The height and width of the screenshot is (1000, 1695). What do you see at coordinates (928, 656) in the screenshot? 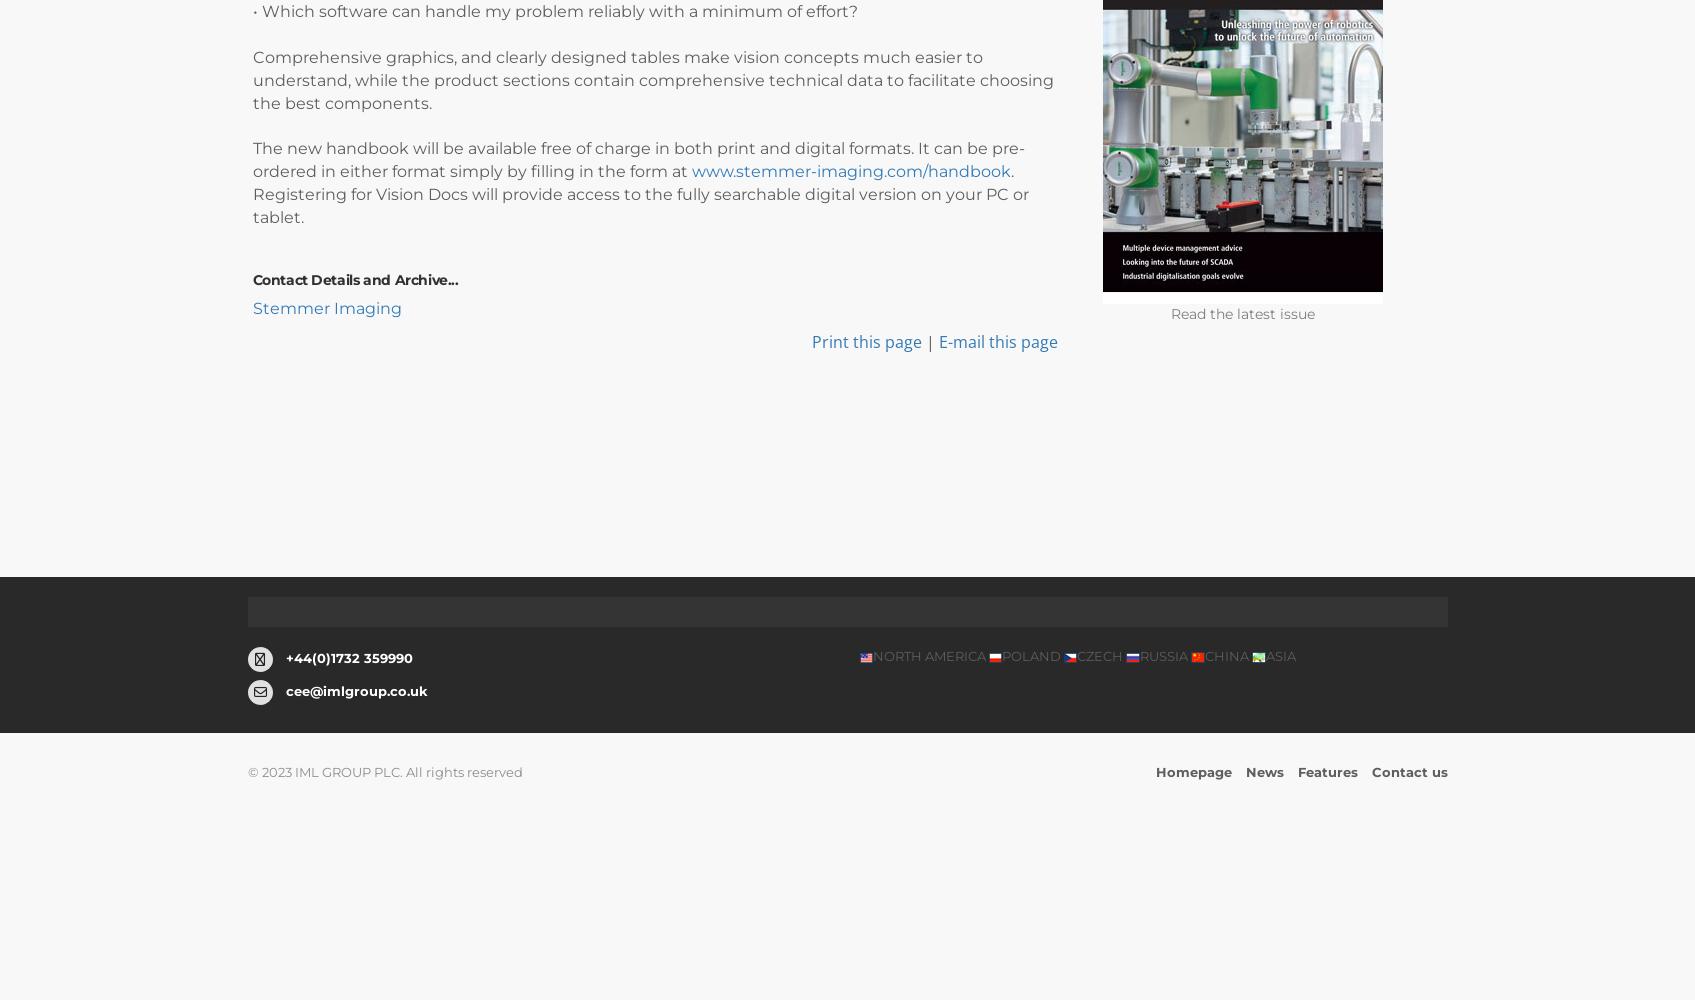
I see `'NORTH AMERICA'` at bounding box center [928, 656].